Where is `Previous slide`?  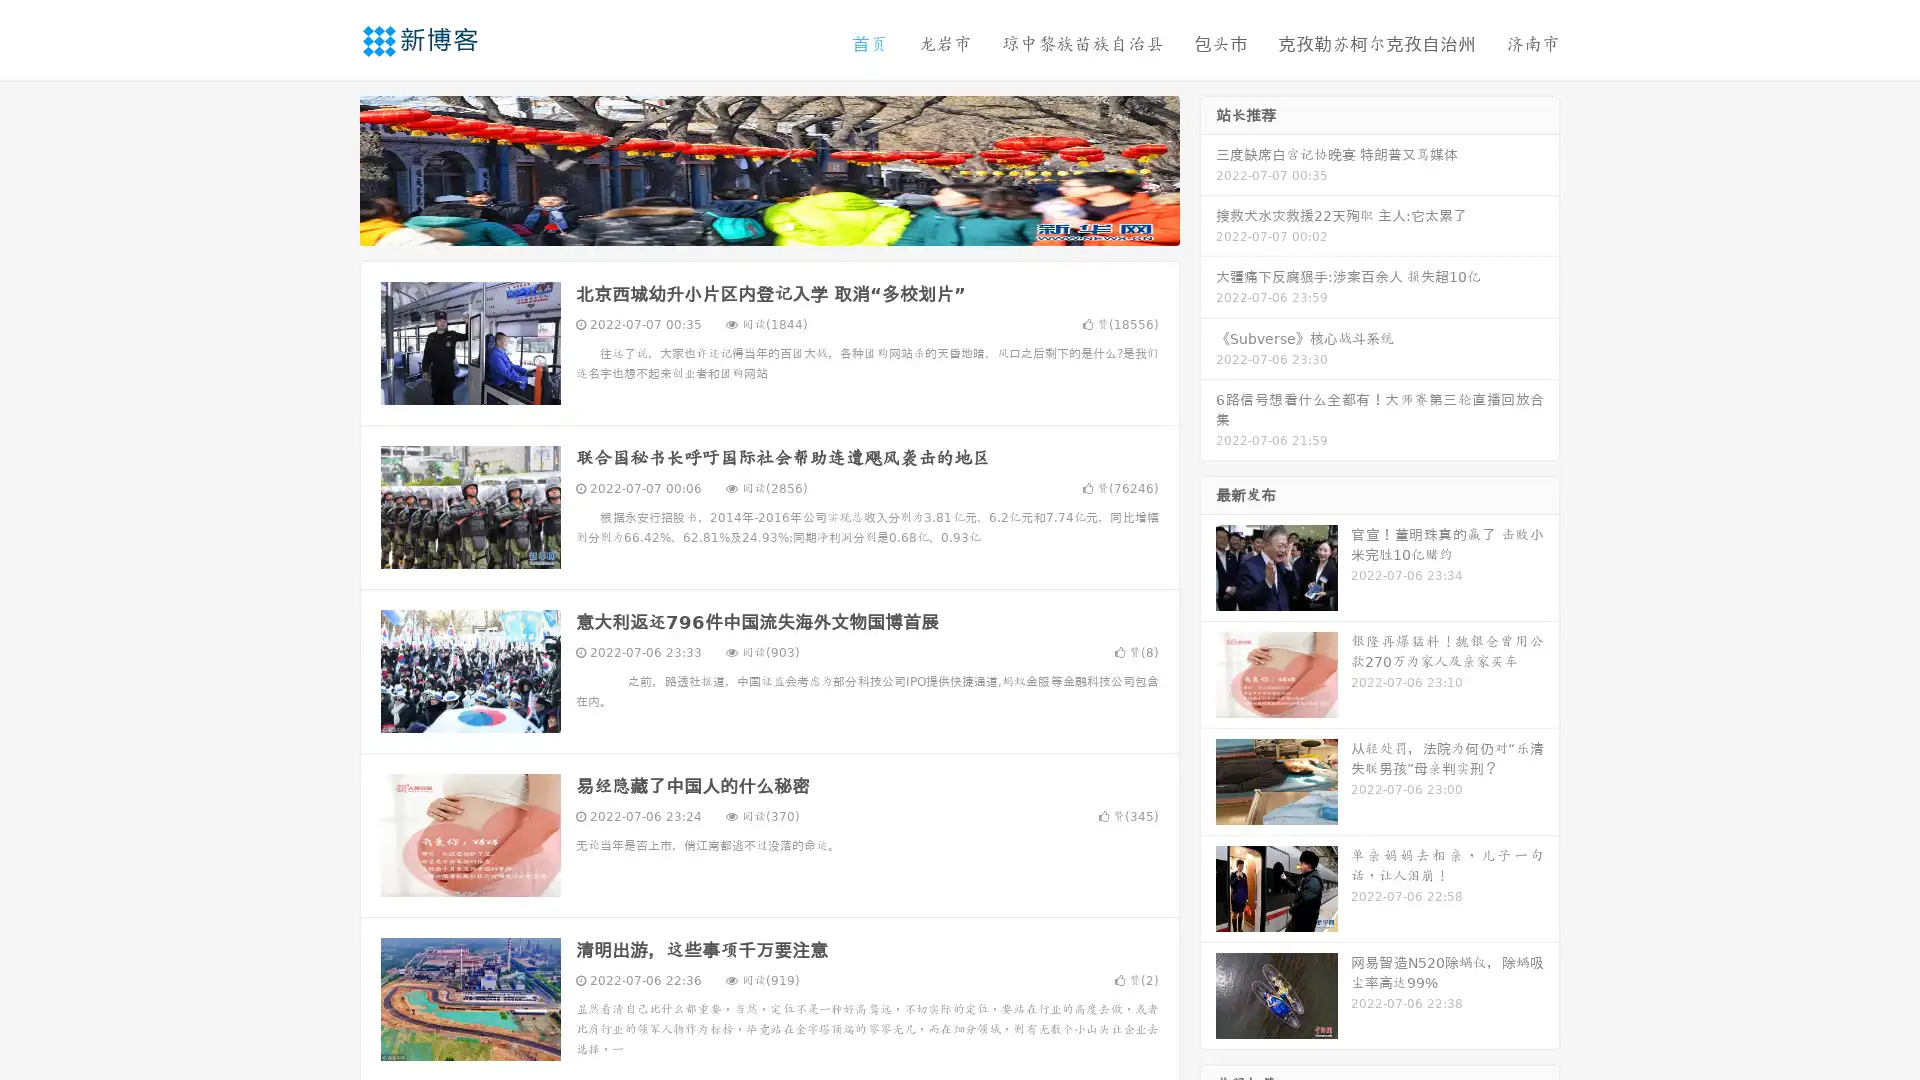 Previous slide is located at coordinates (330, 168).